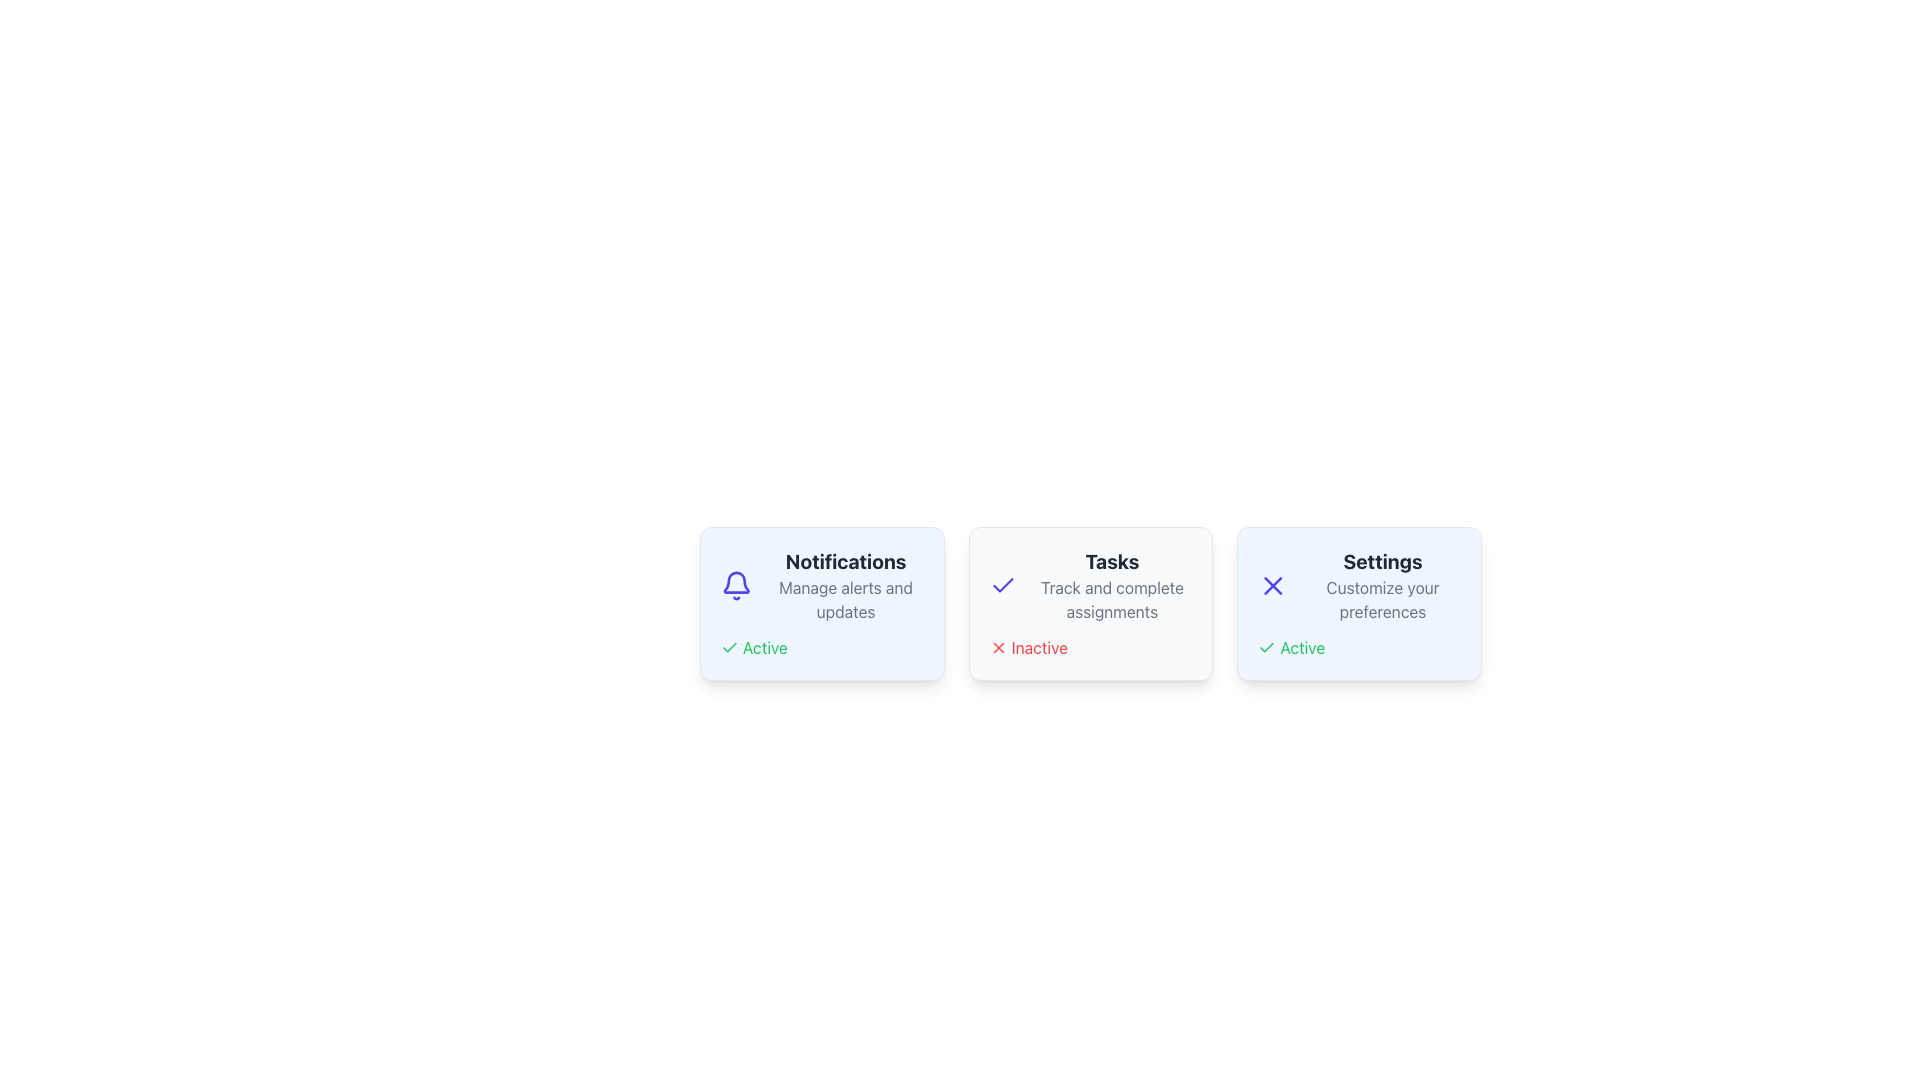 This screenshot has height=1080, width=1920. Describe the element at coordinates (1089, 648) in the screenshot. I see `the 'Inactive' text label with red 'X' icon at the bottom of the 'Tasks' card` at that location.